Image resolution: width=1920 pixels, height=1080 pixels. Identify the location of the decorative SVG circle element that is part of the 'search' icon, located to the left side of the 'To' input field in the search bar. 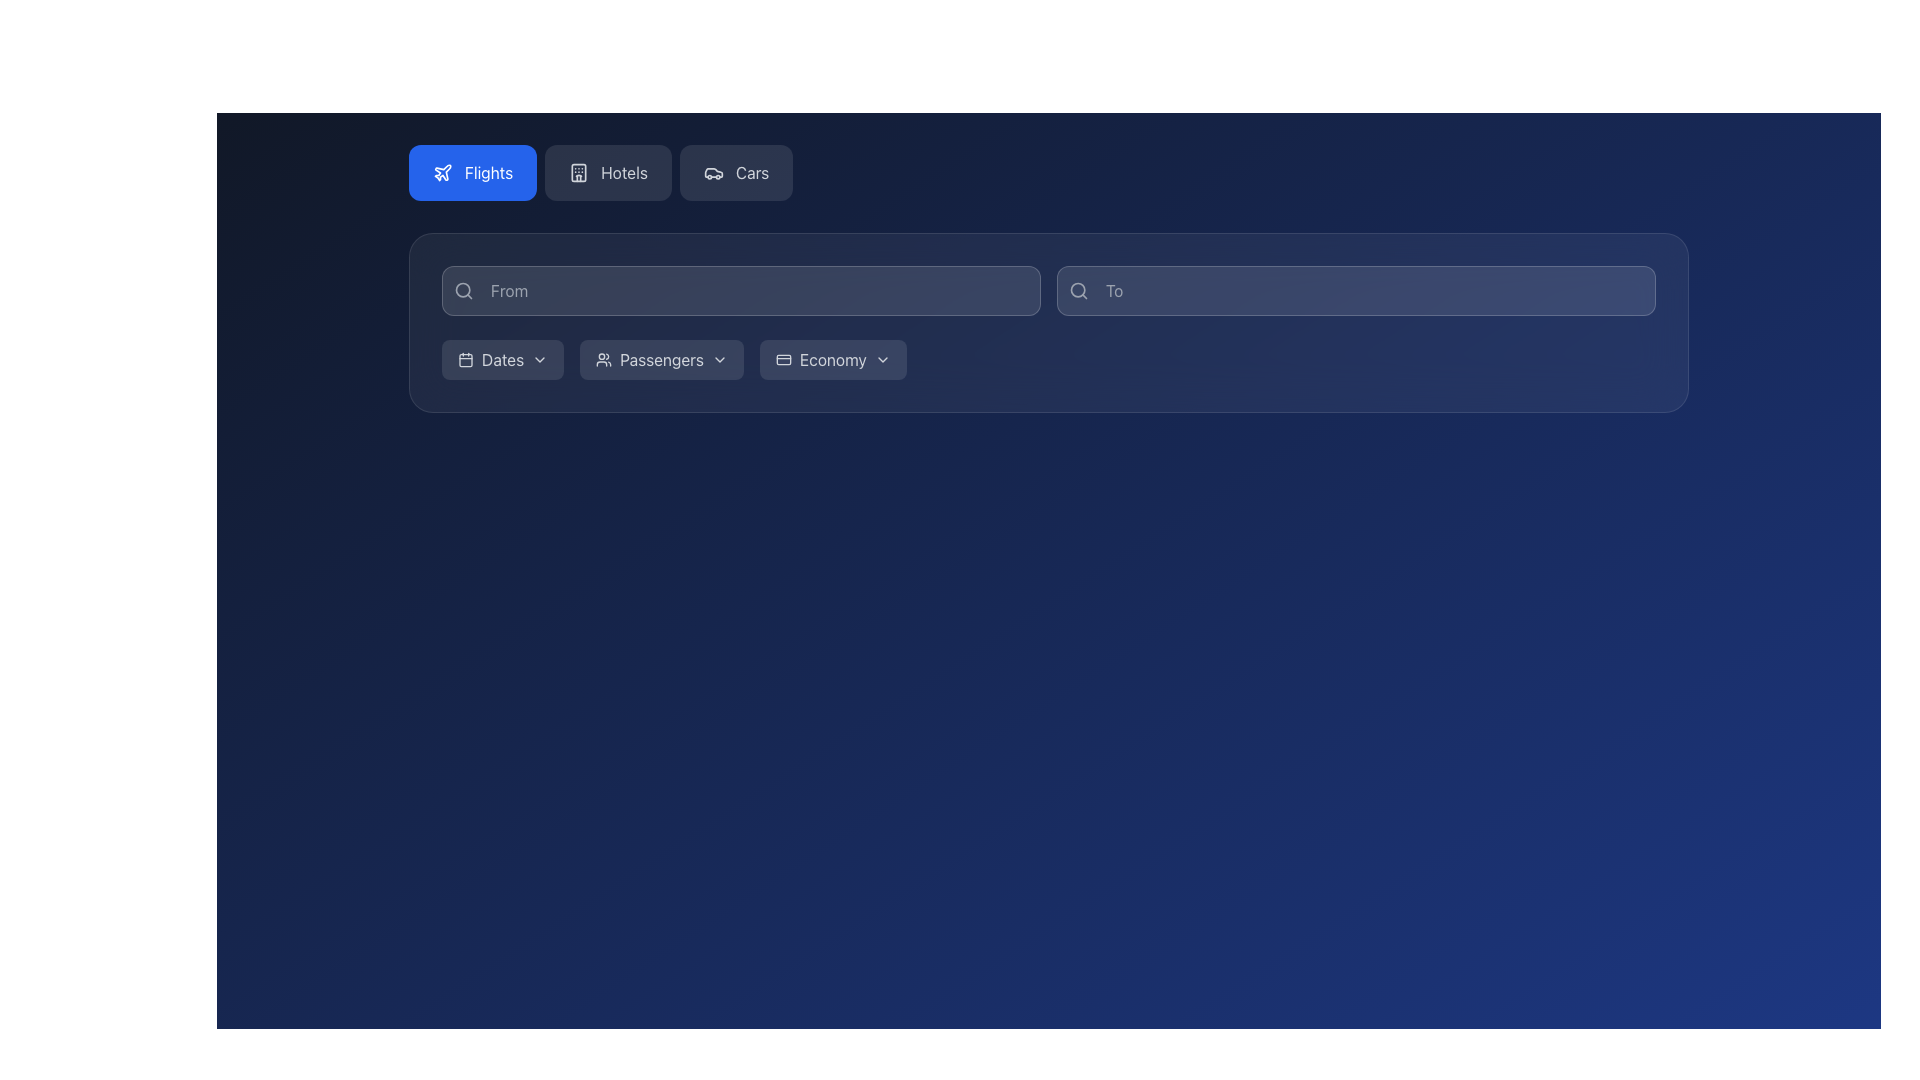
(1077, 290).